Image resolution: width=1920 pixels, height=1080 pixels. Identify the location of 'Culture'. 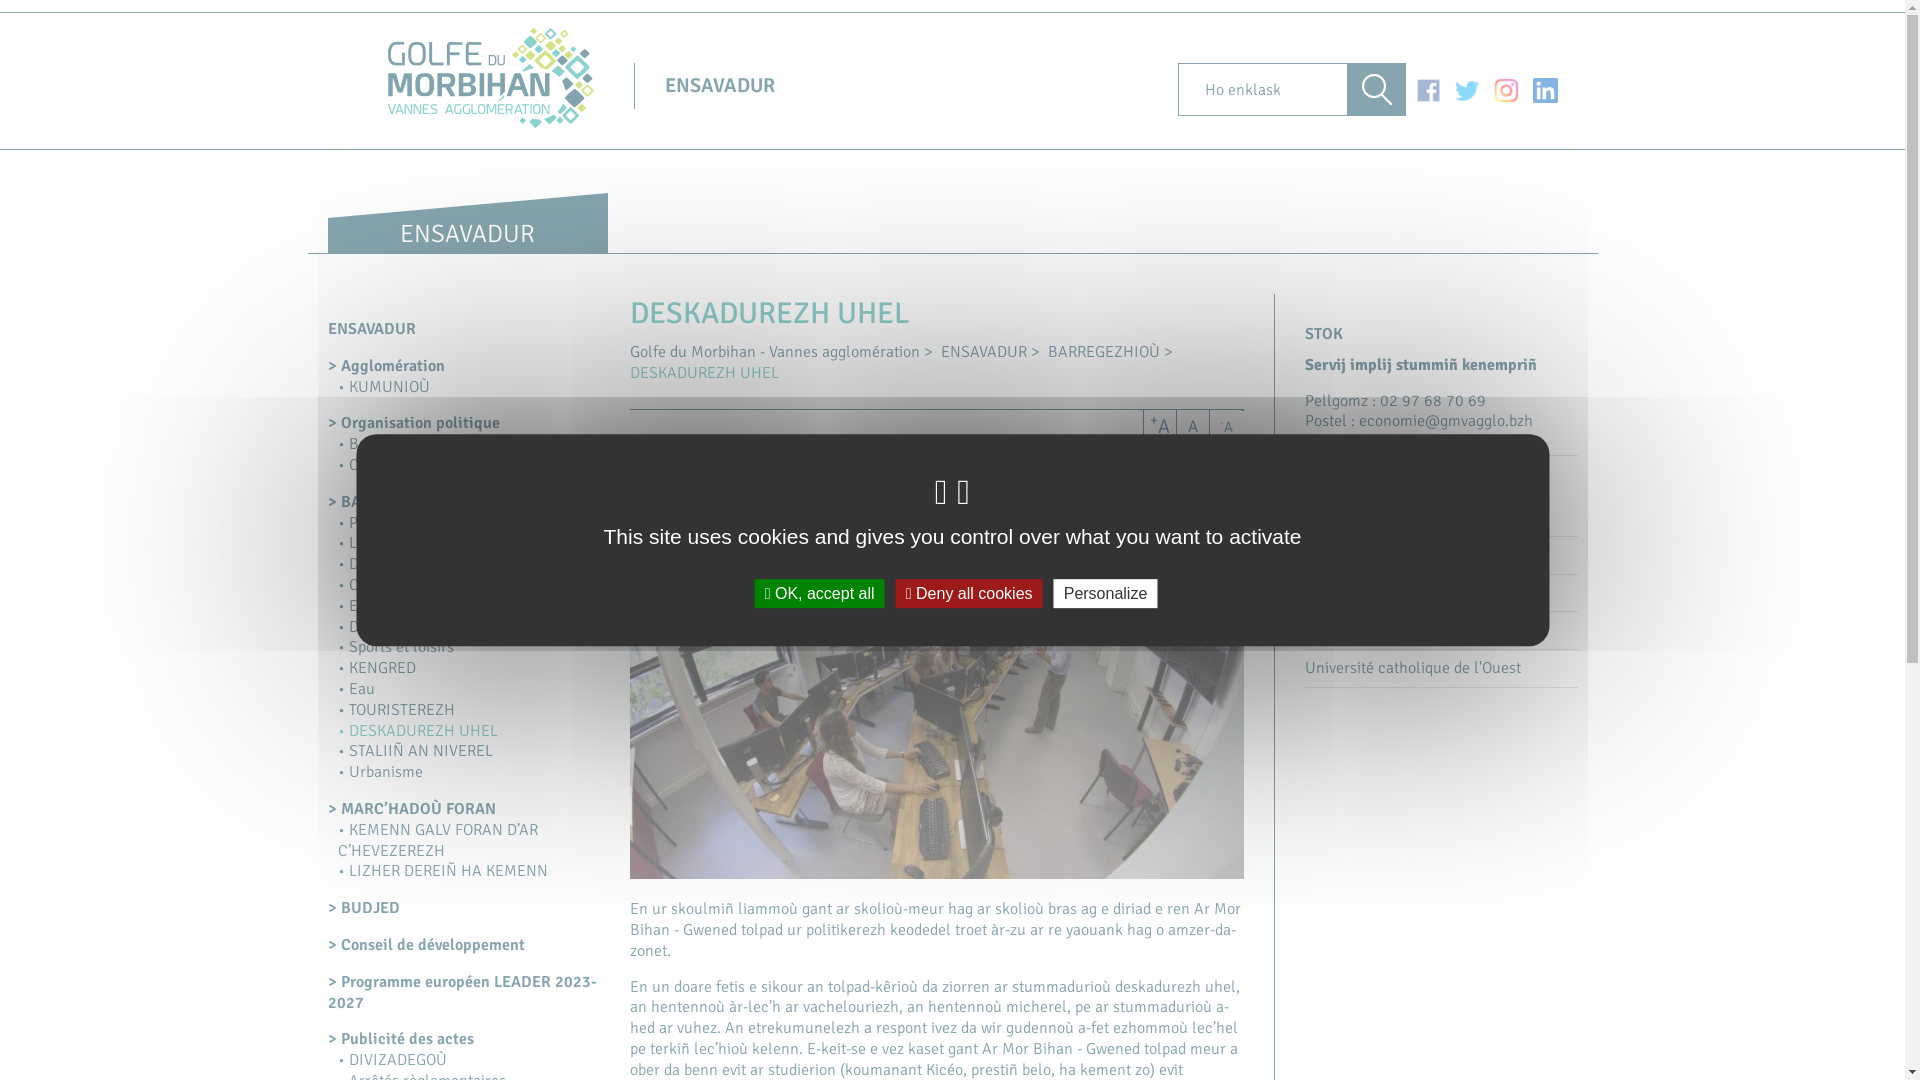
(369, 585).